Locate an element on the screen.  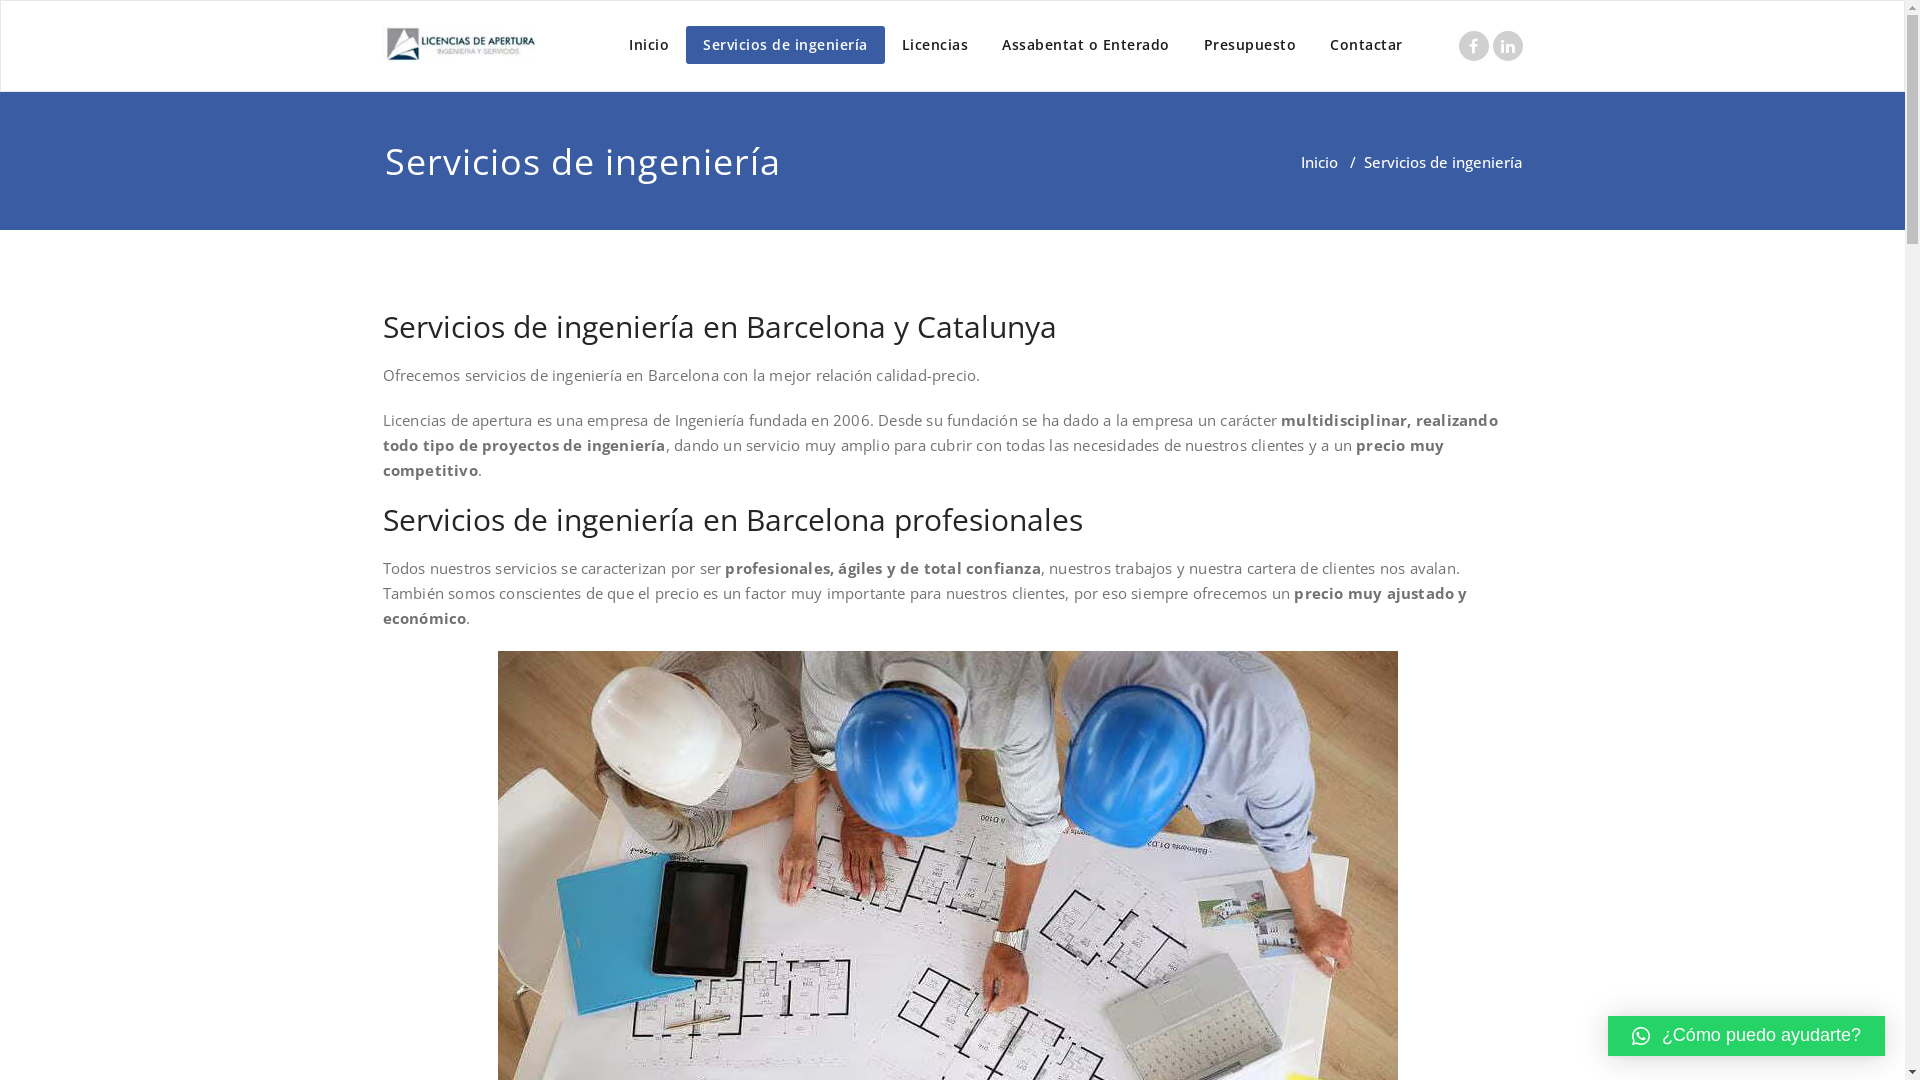
'Presupuesto' is located at coordinates (1248, 45).